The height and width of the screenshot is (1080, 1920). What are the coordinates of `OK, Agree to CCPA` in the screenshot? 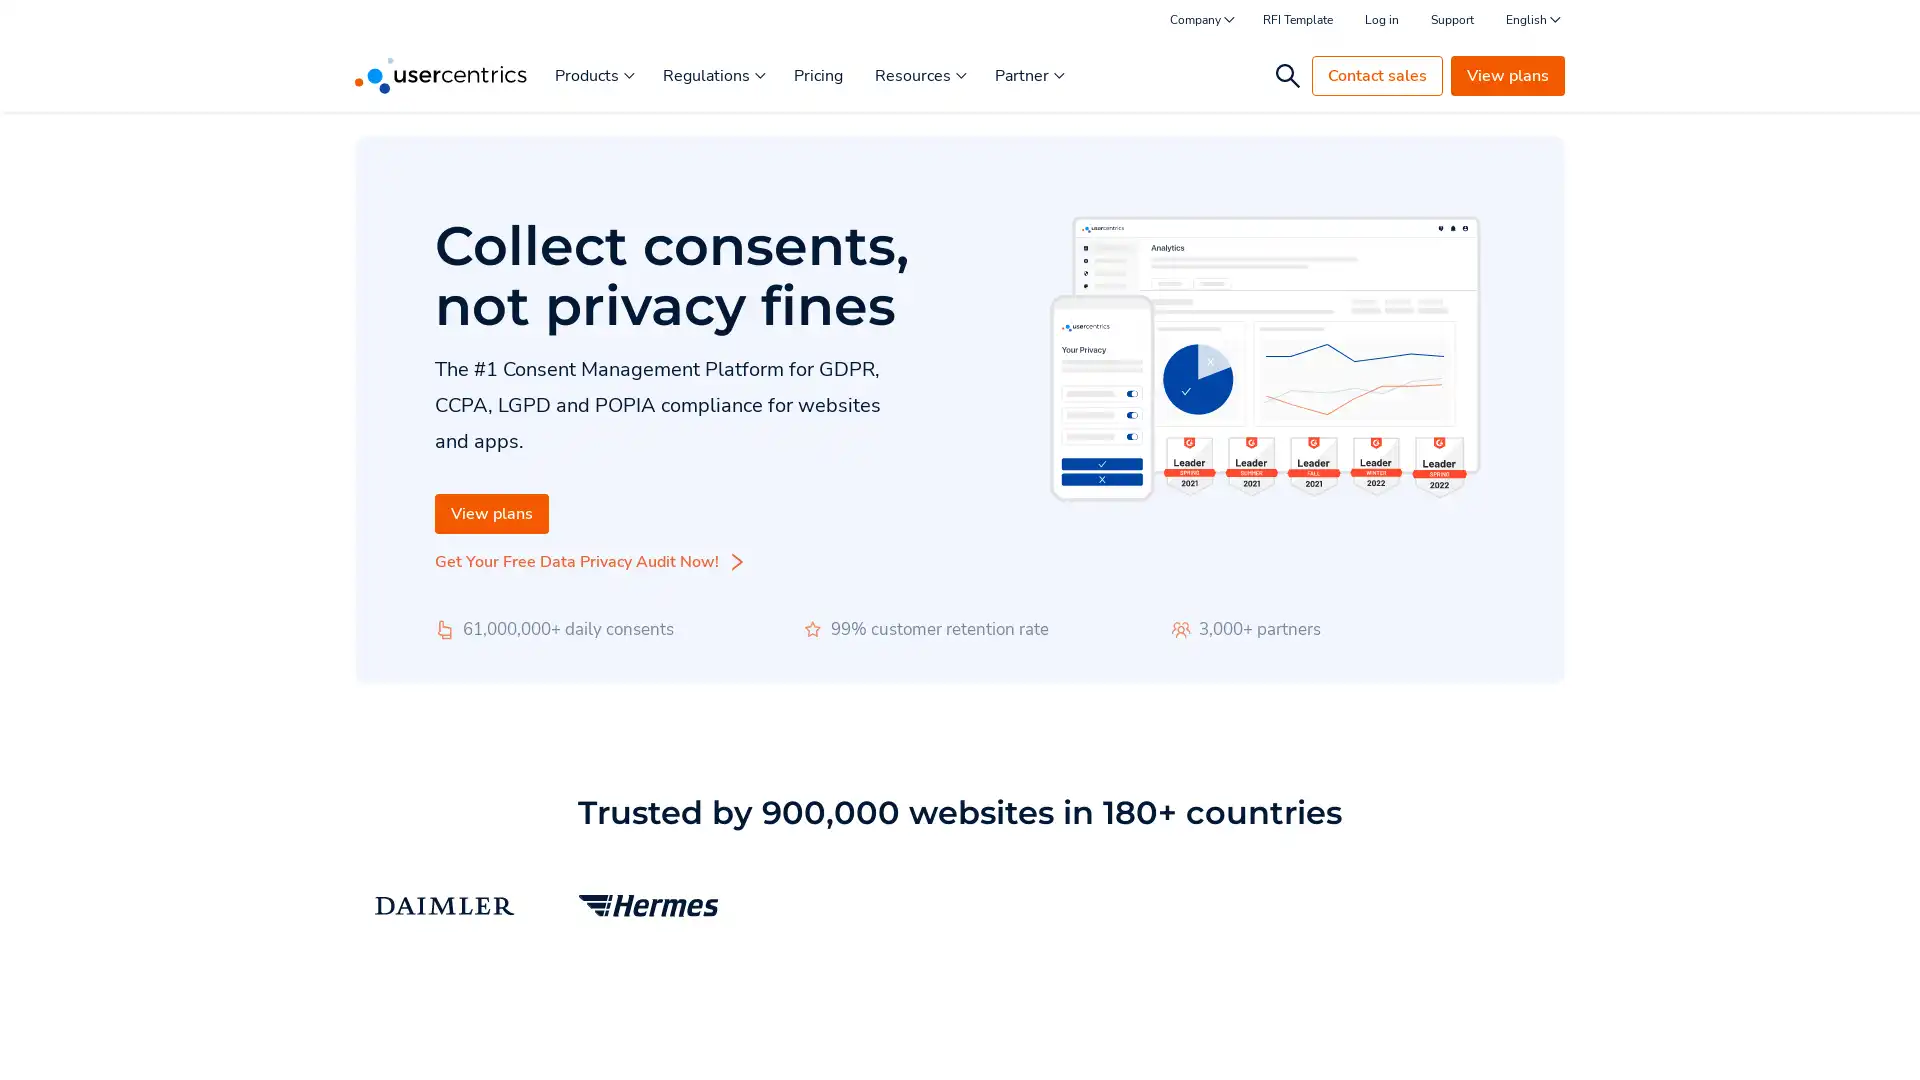 It's located at (1480, 1035).